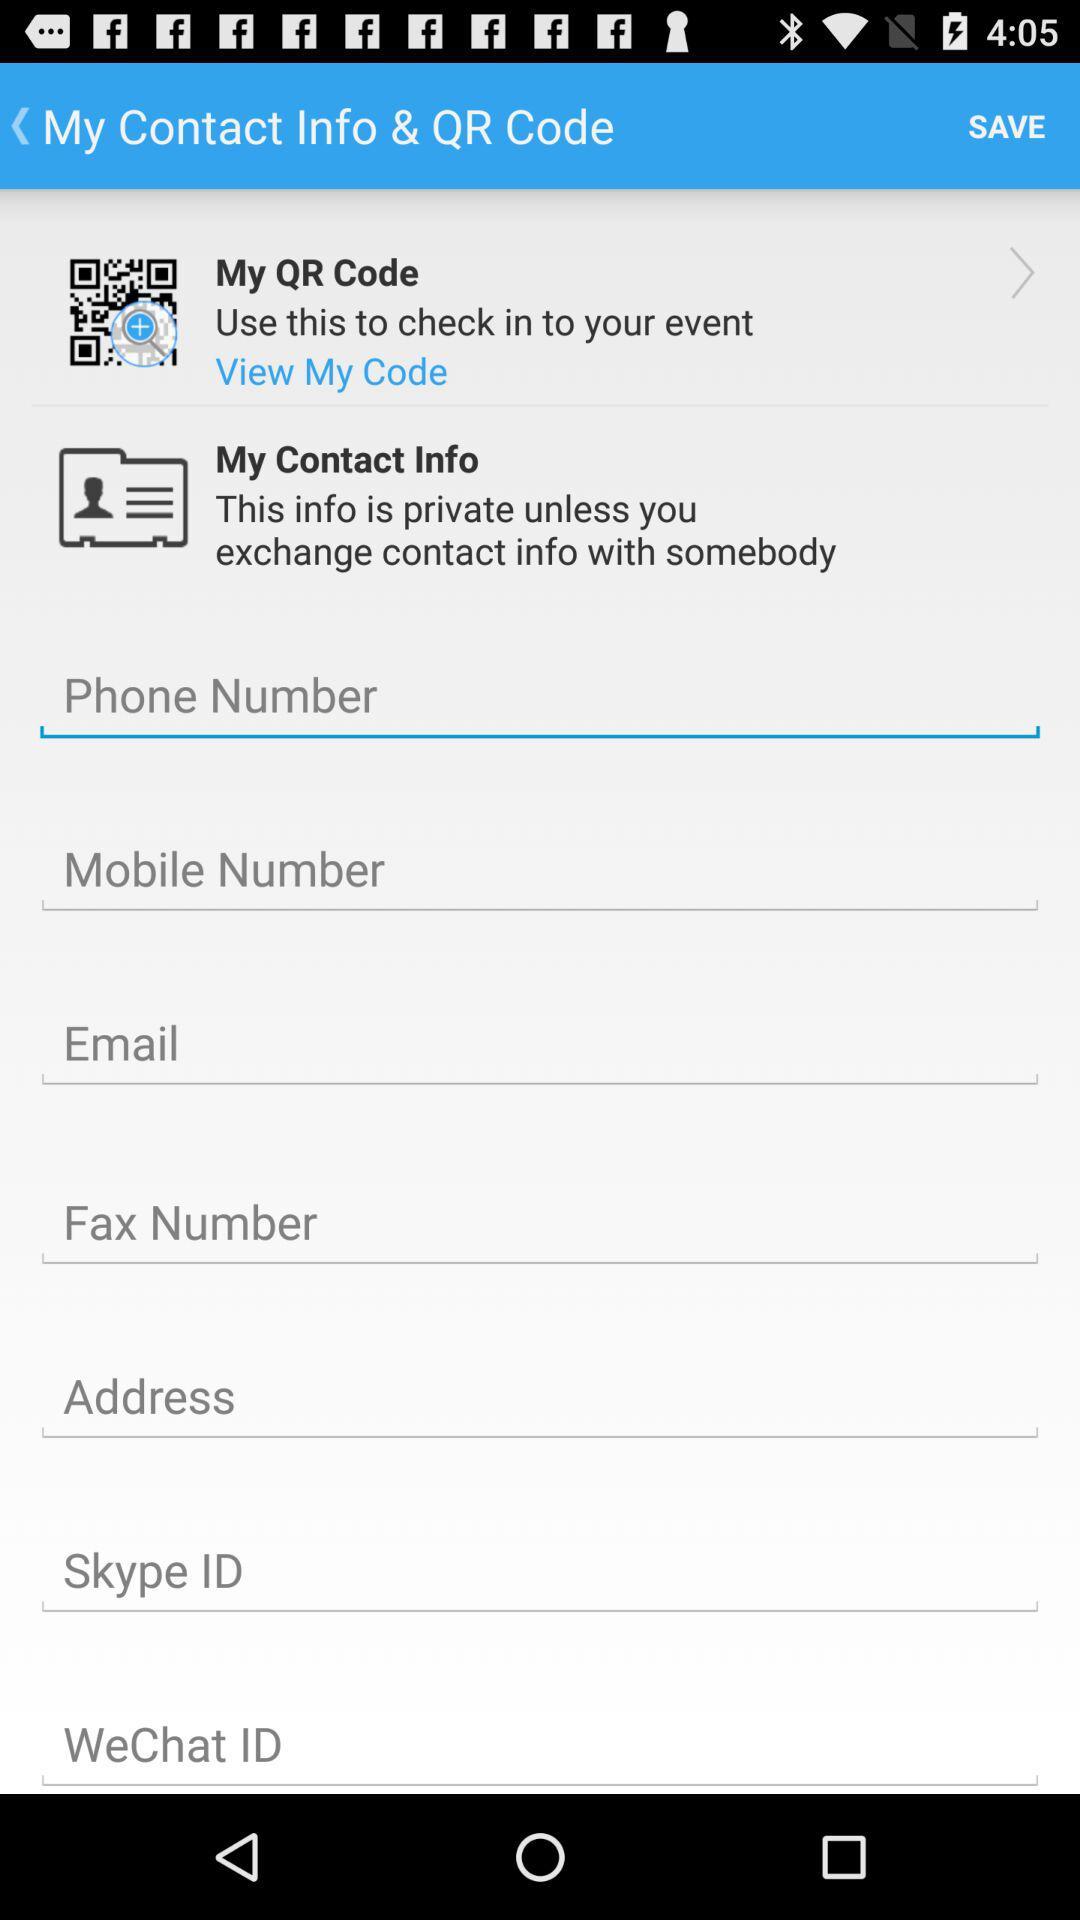  Describe the element at coordinates (540, 1042) in the screenshot. I see `email address` at that location.